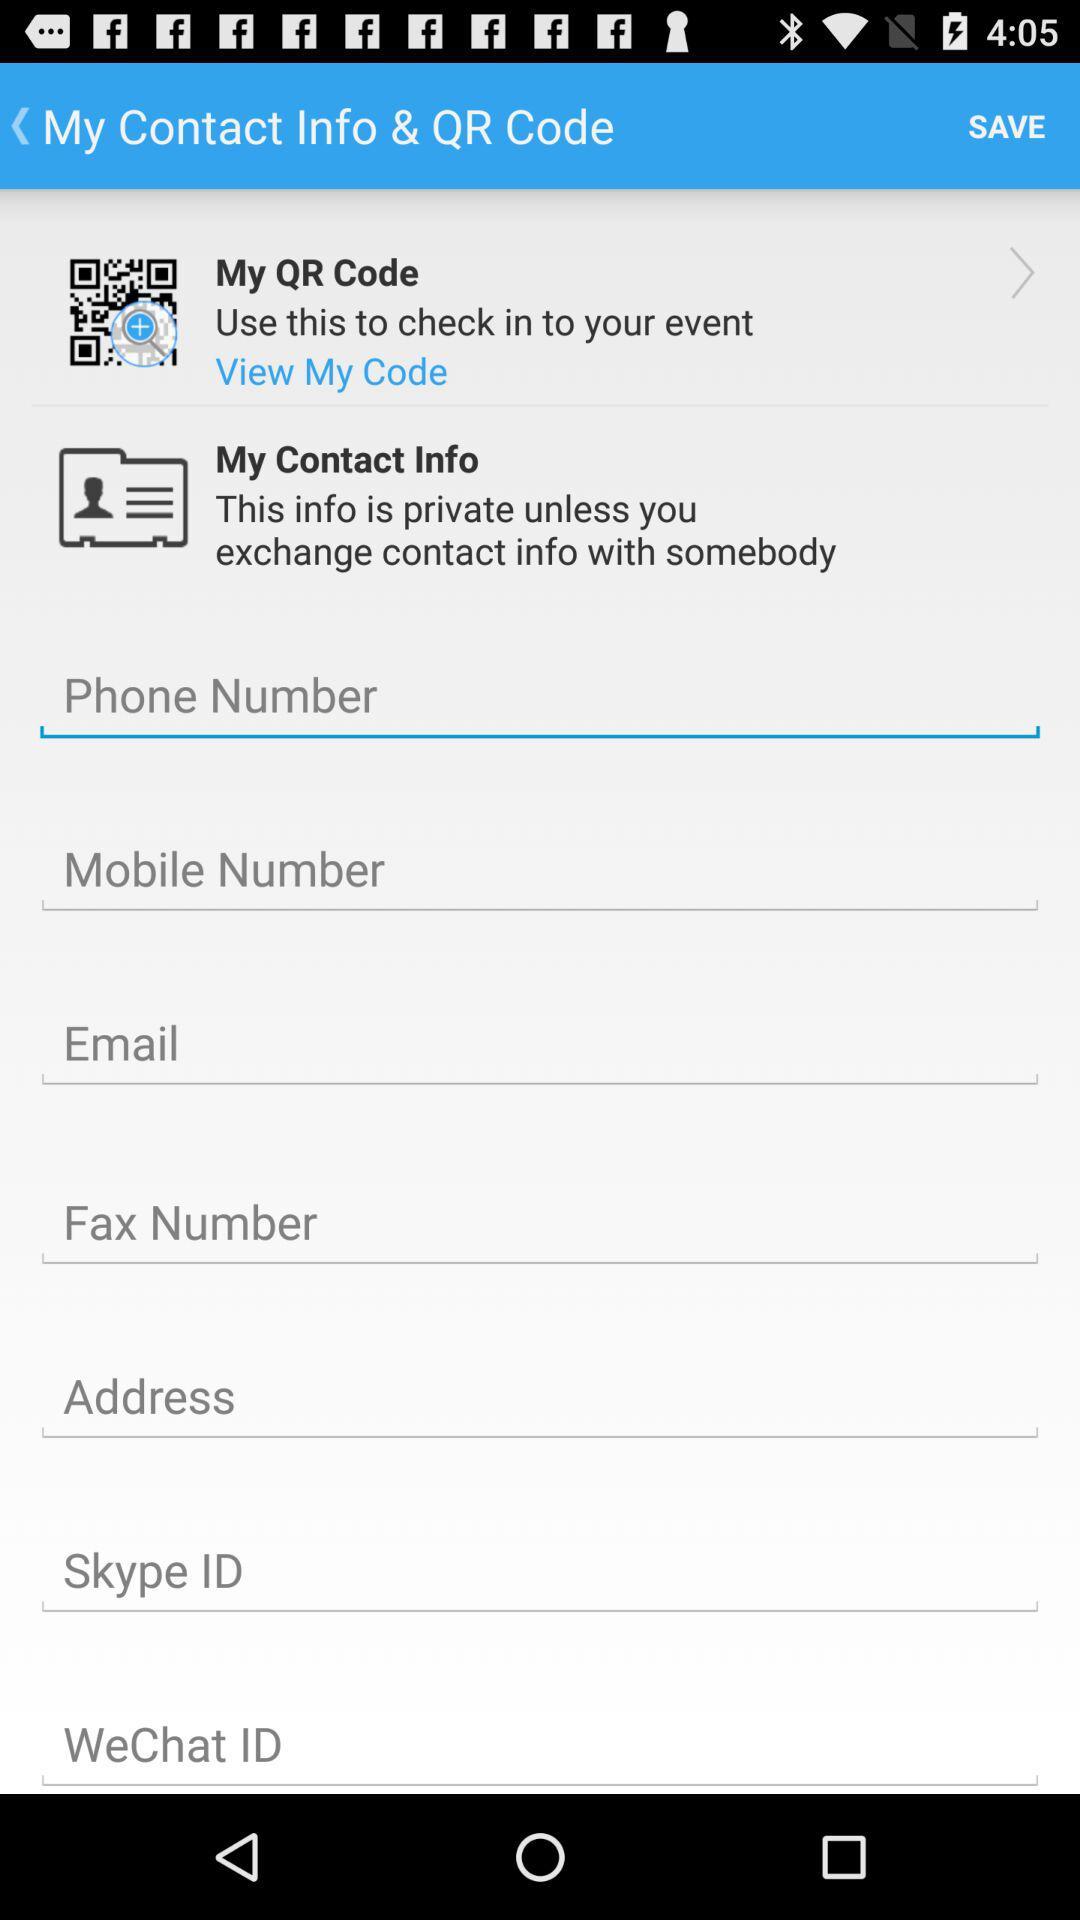  Describe the element at coordinates (540, 1042) in the screenshot. I see `email address` at that location.